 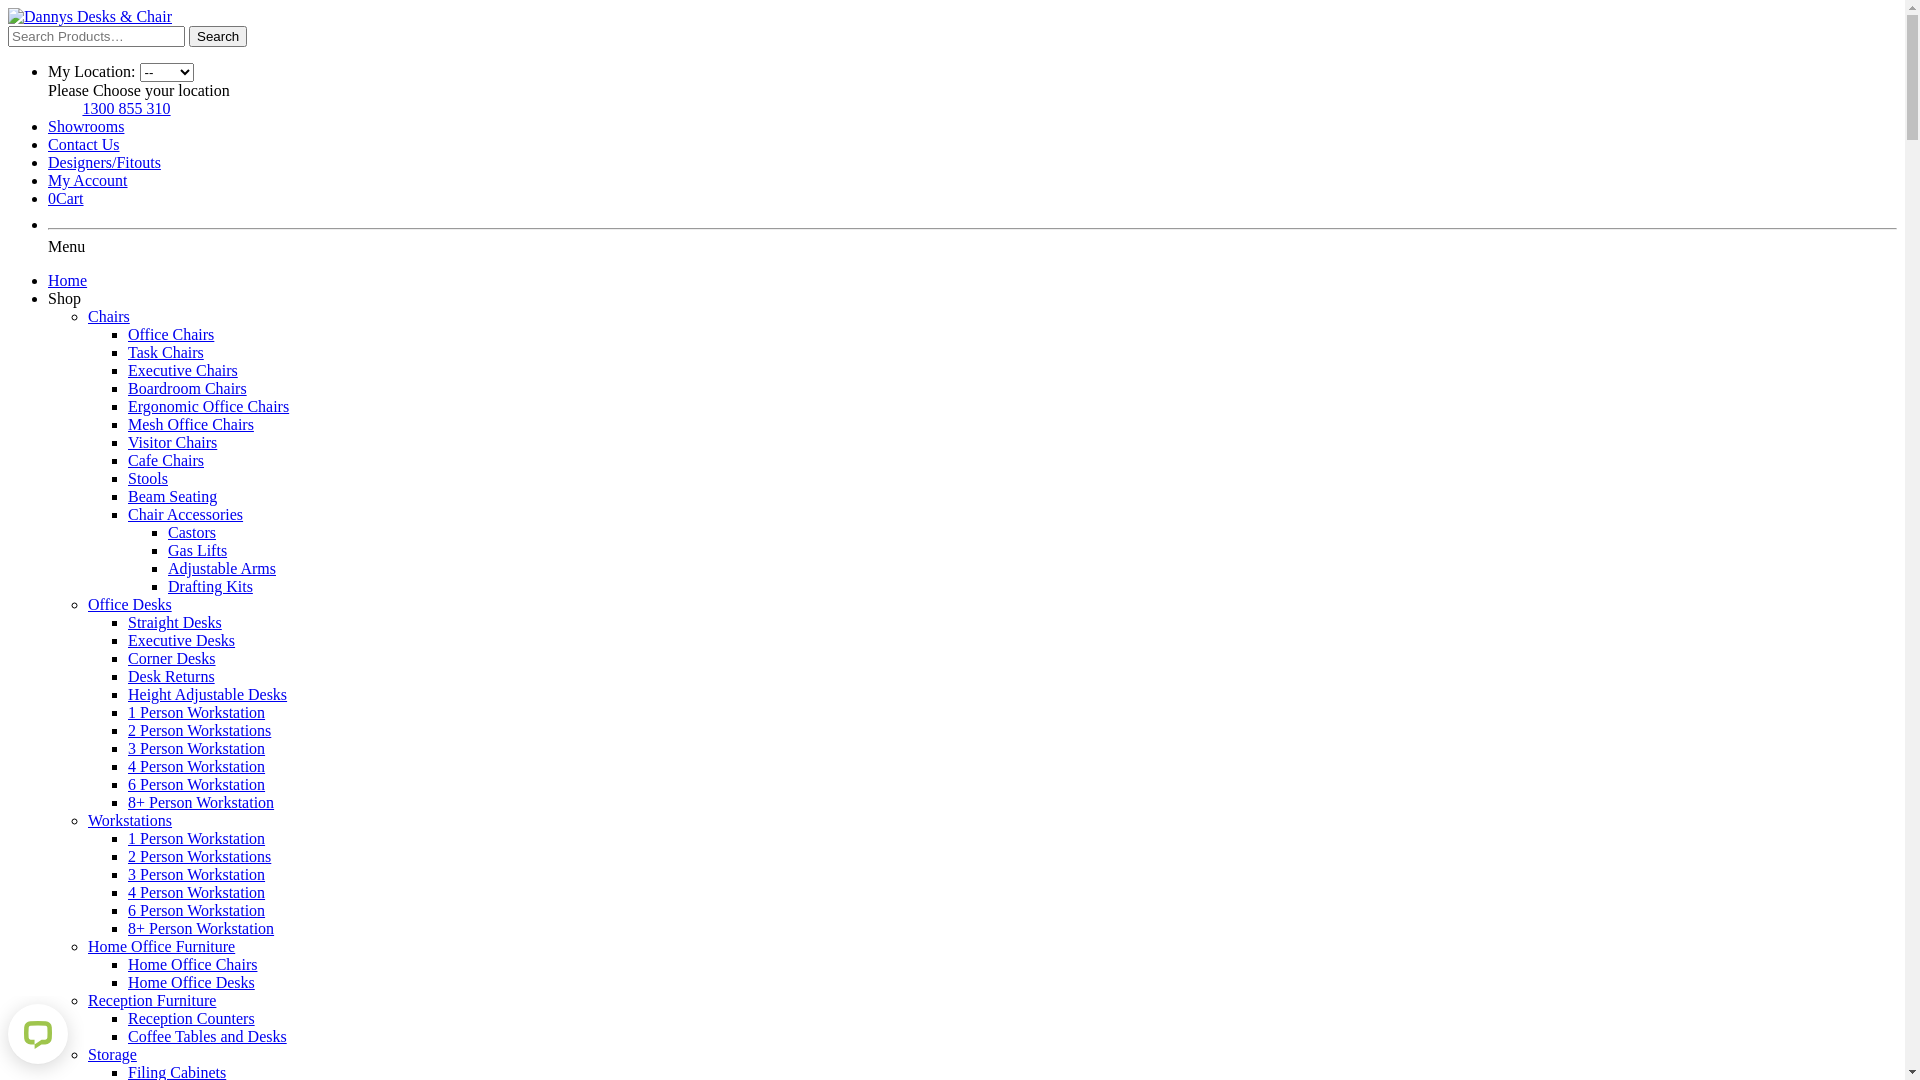 What do you see at coordinates (201, 928) in the screenshot?
I see `'8+ Person Workstation'` at bounding box center [201, 928].